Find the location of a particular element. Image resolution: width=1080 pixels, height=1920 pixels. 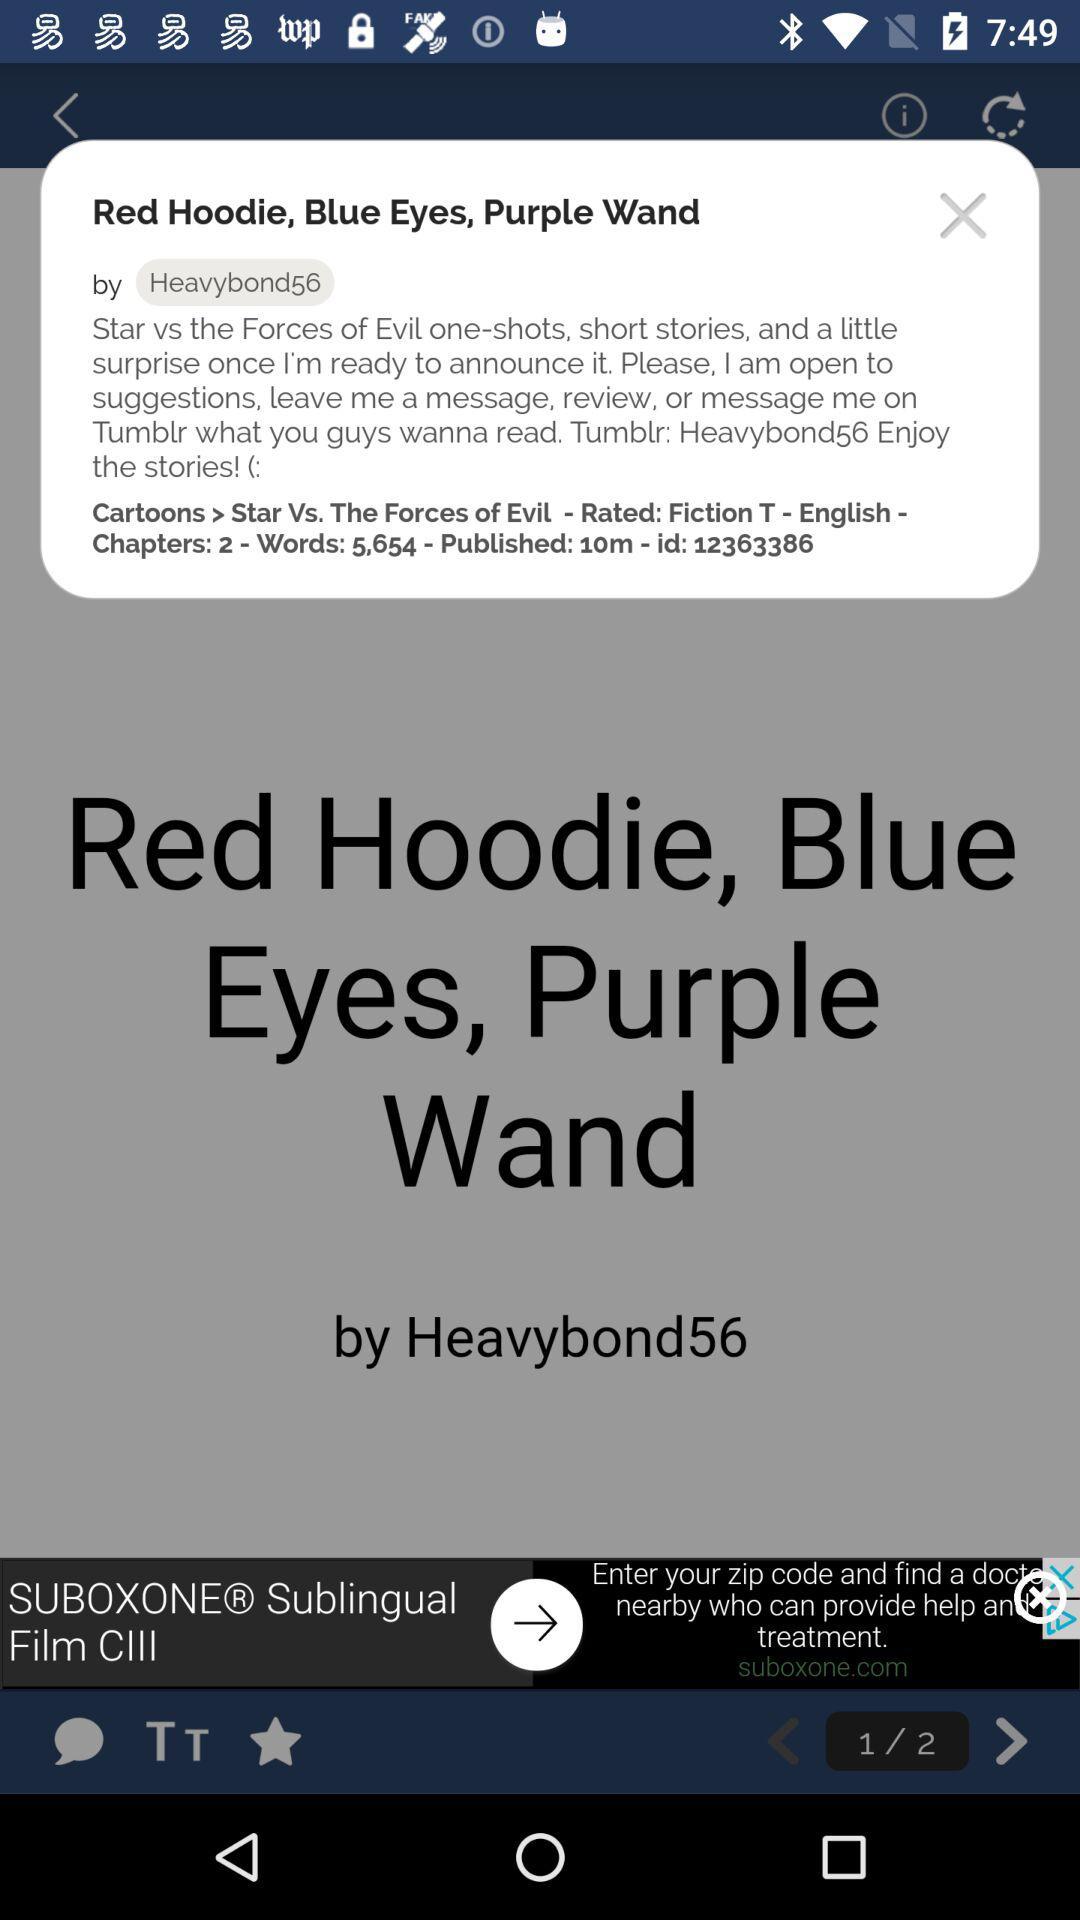

chat is located at coordinates (77, 1740).